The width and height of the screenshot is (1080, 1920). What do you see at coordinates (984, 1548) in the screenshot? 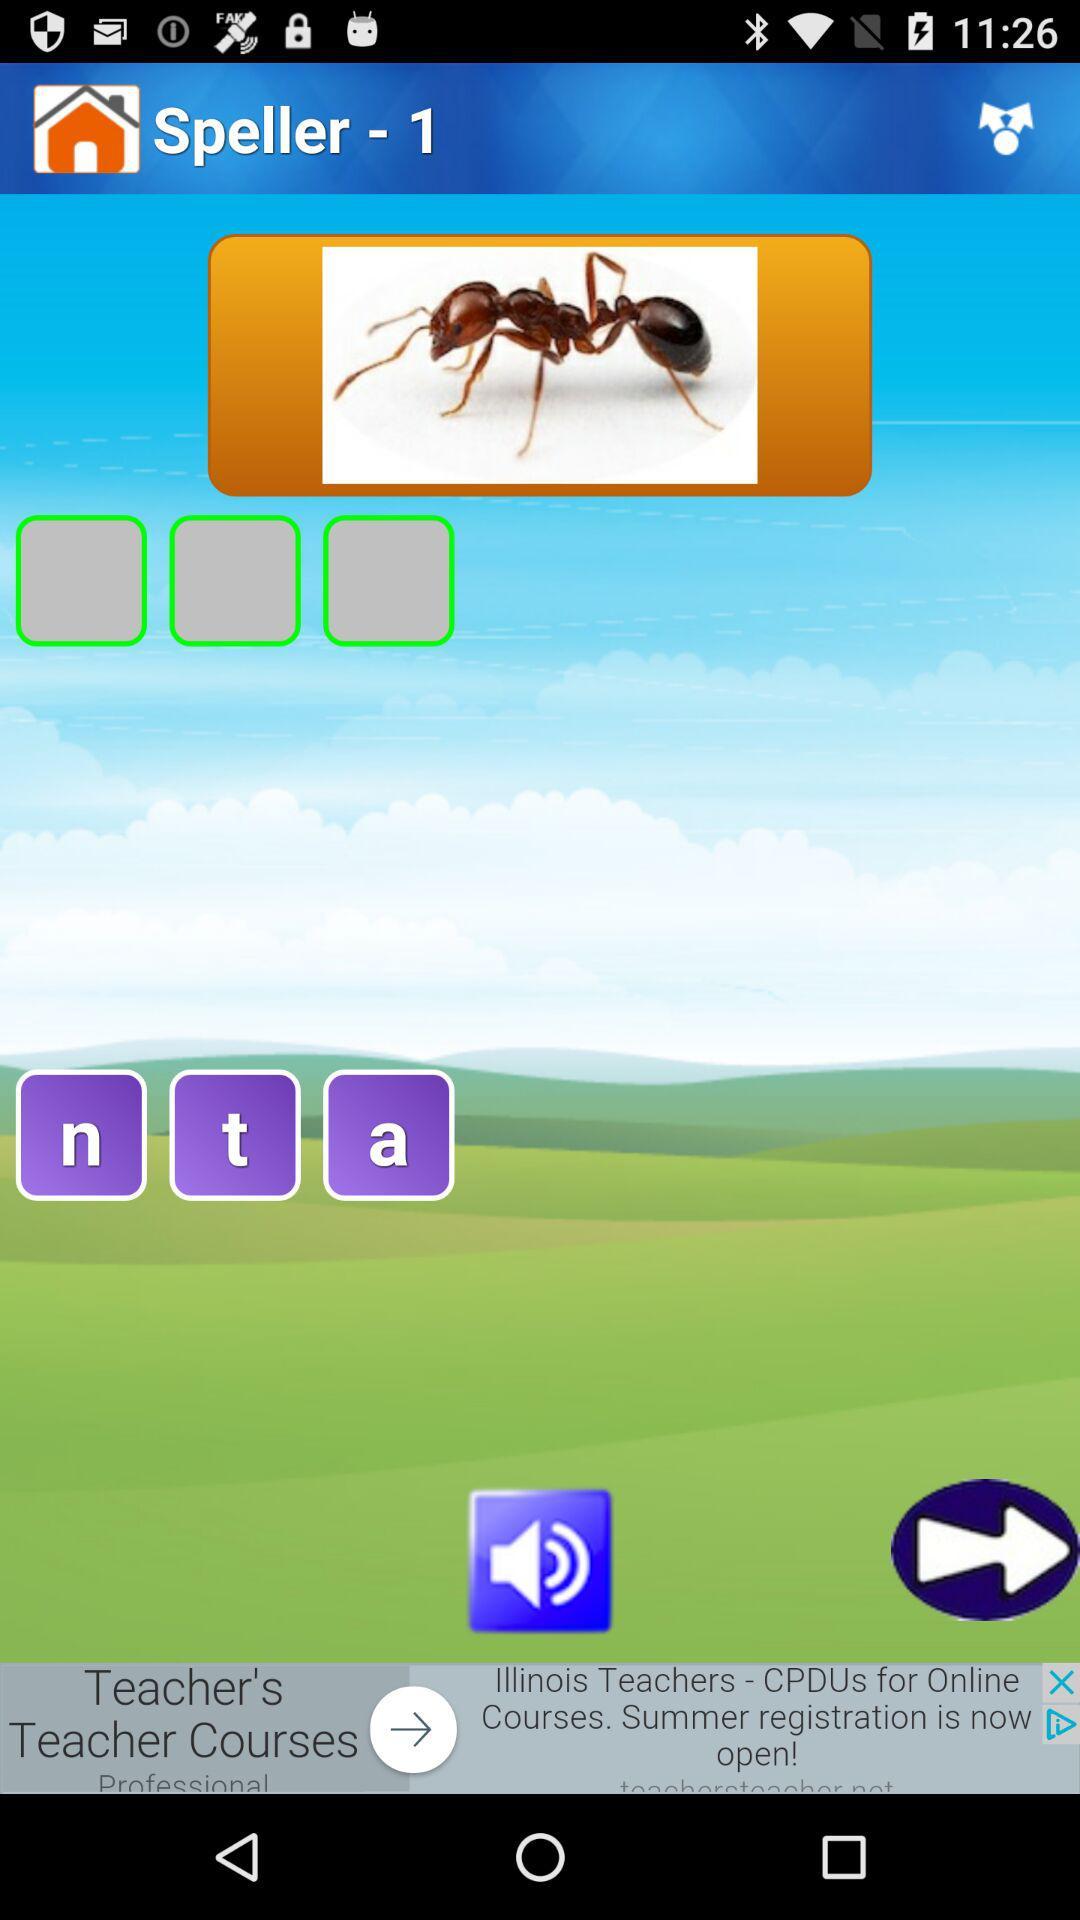
I see `go forward` at bounding box center [984, 1548].